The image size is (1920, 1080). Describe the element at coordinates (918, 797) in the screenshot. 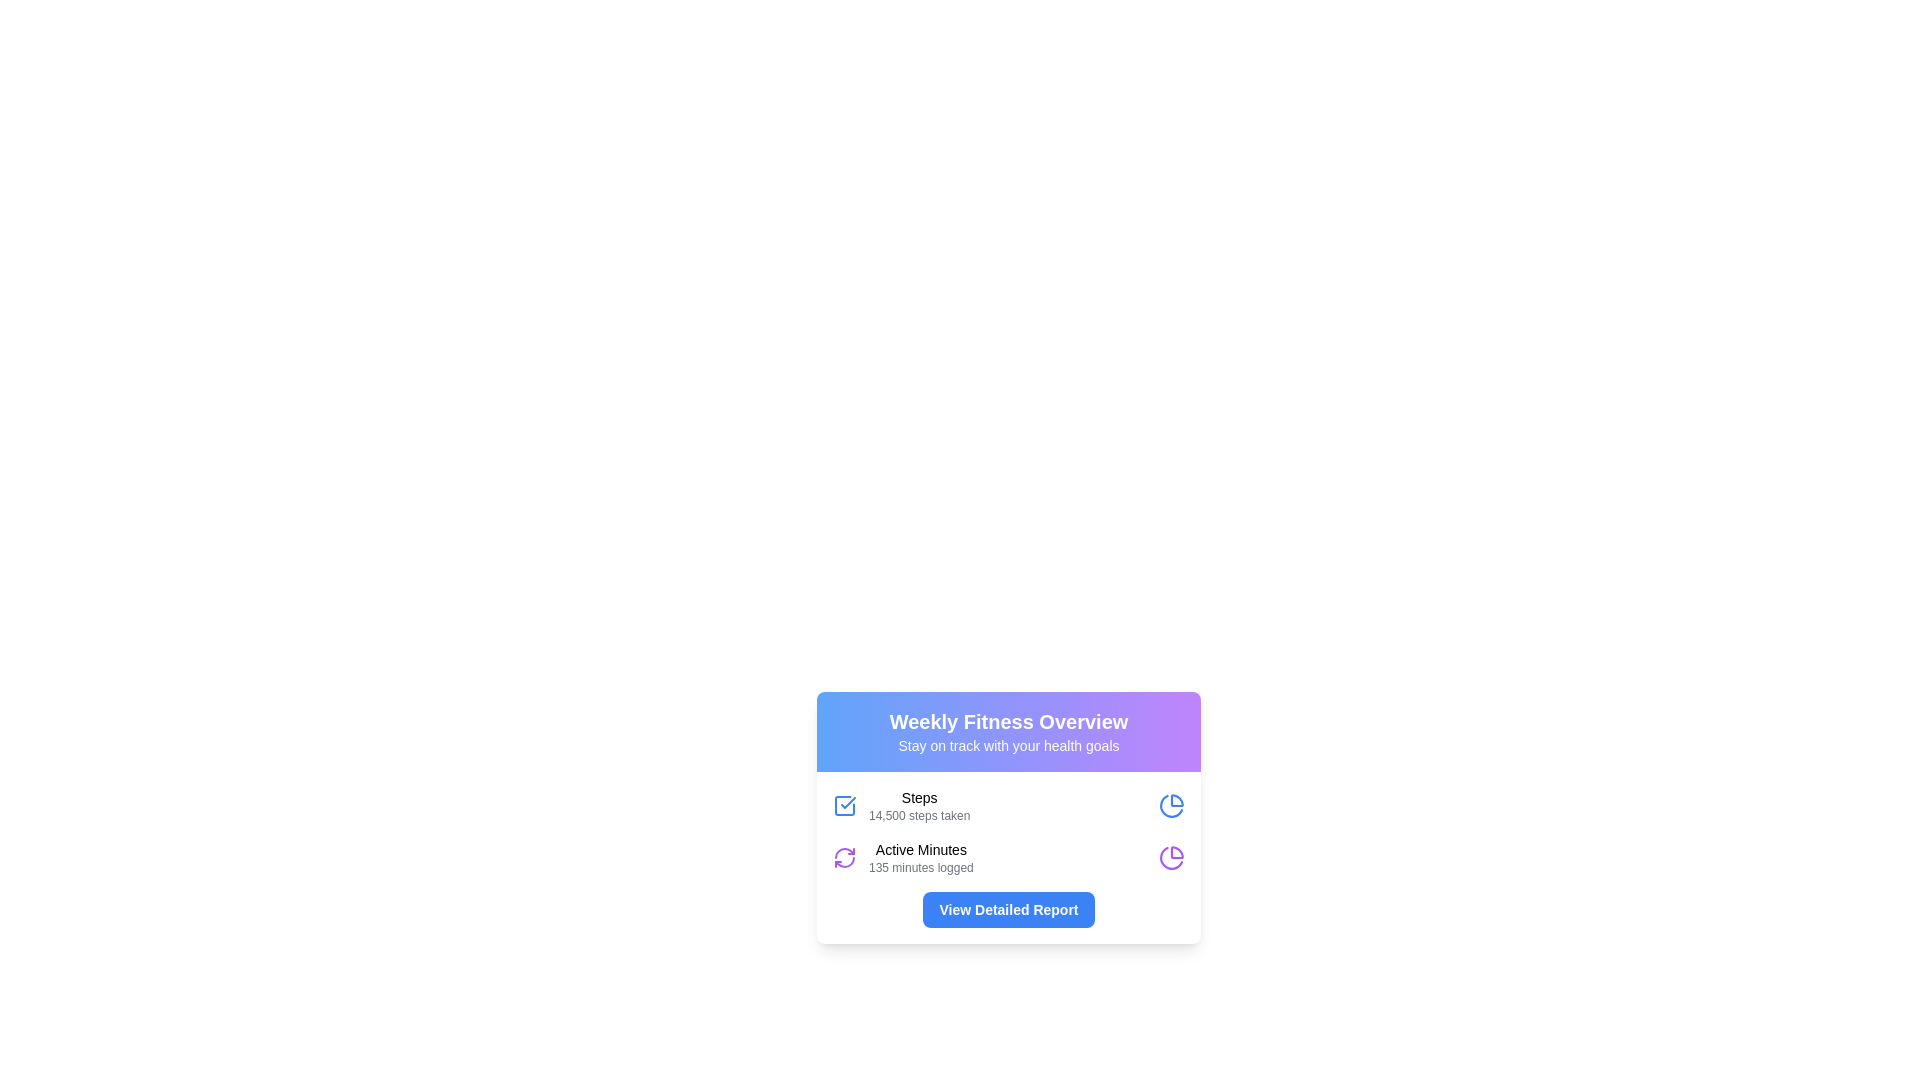

I see `the static text label reading 'Steps' which is positioned at the top of the health statistics card within the 'Weekly Fitness Overview'` at that location.